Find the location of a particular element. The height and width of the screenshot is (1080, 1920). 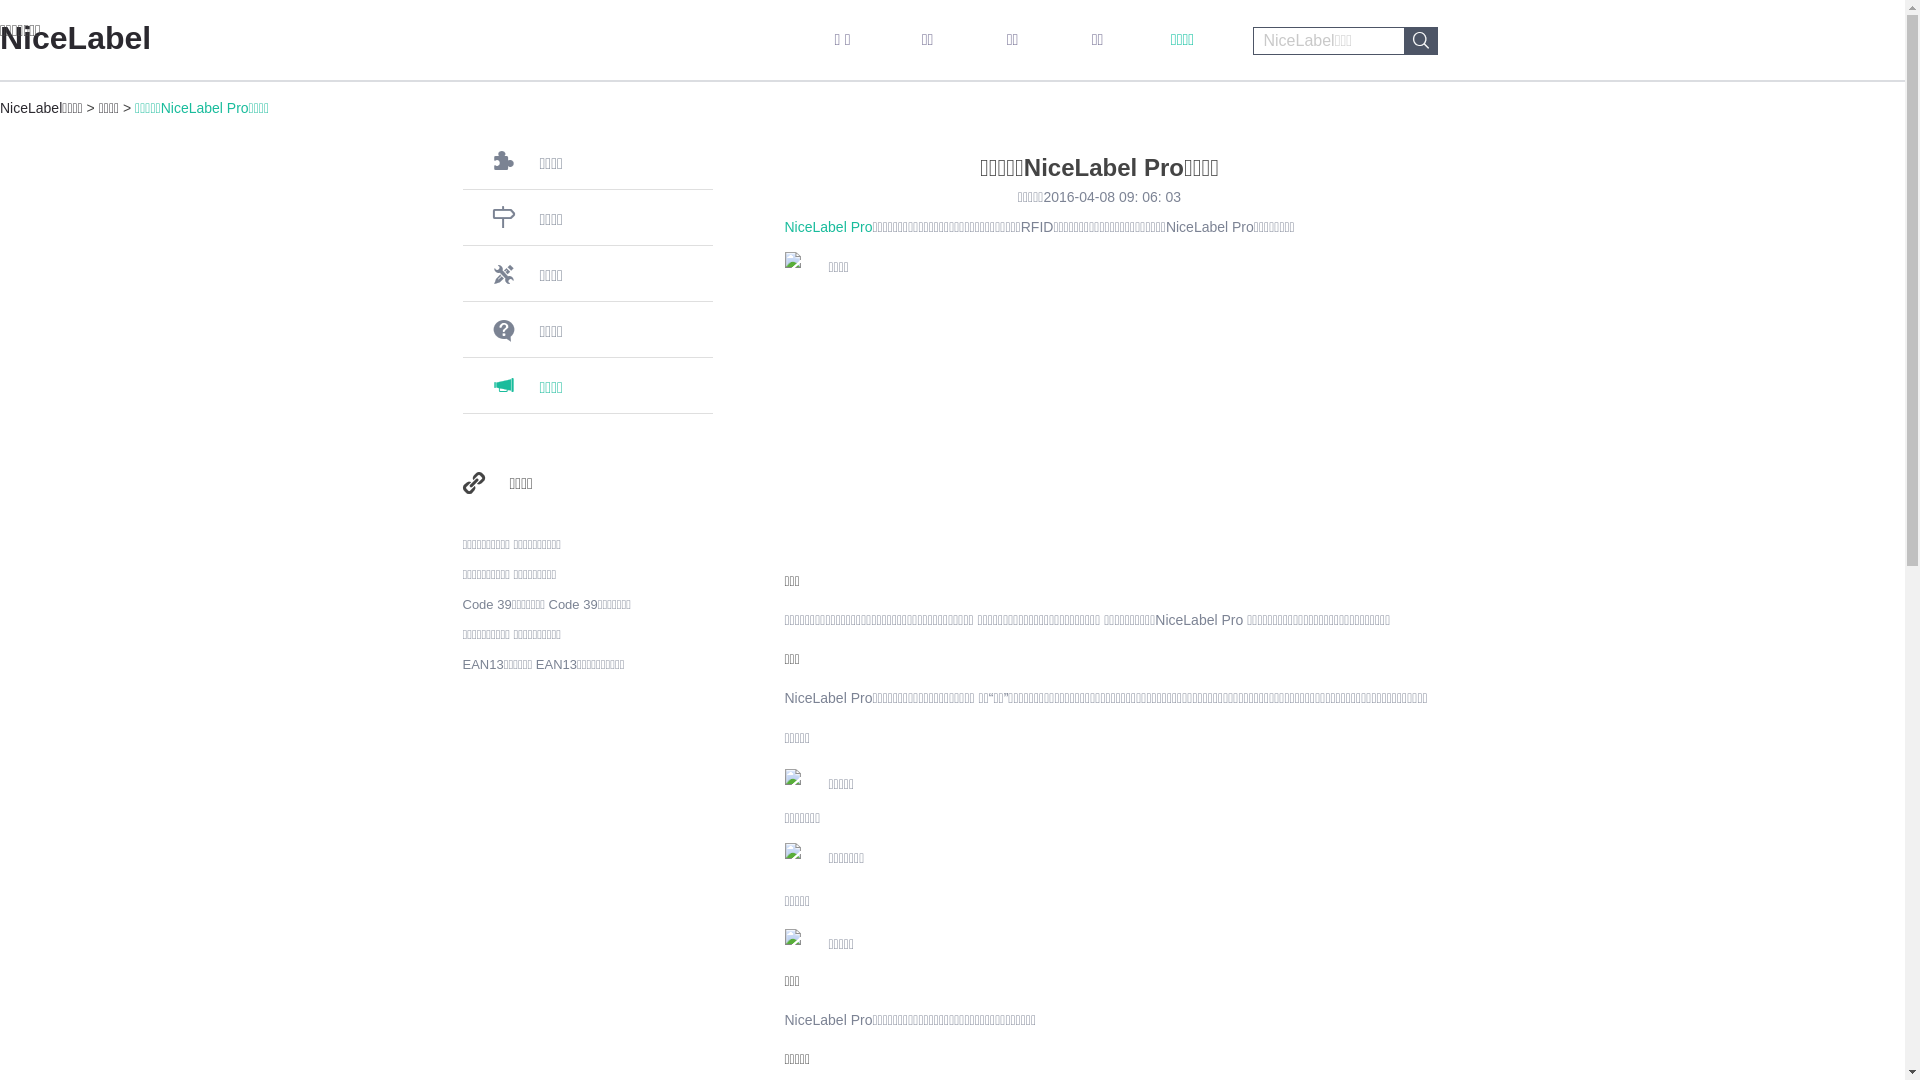

'NiceLabel' is located at coordinates (75, 38).